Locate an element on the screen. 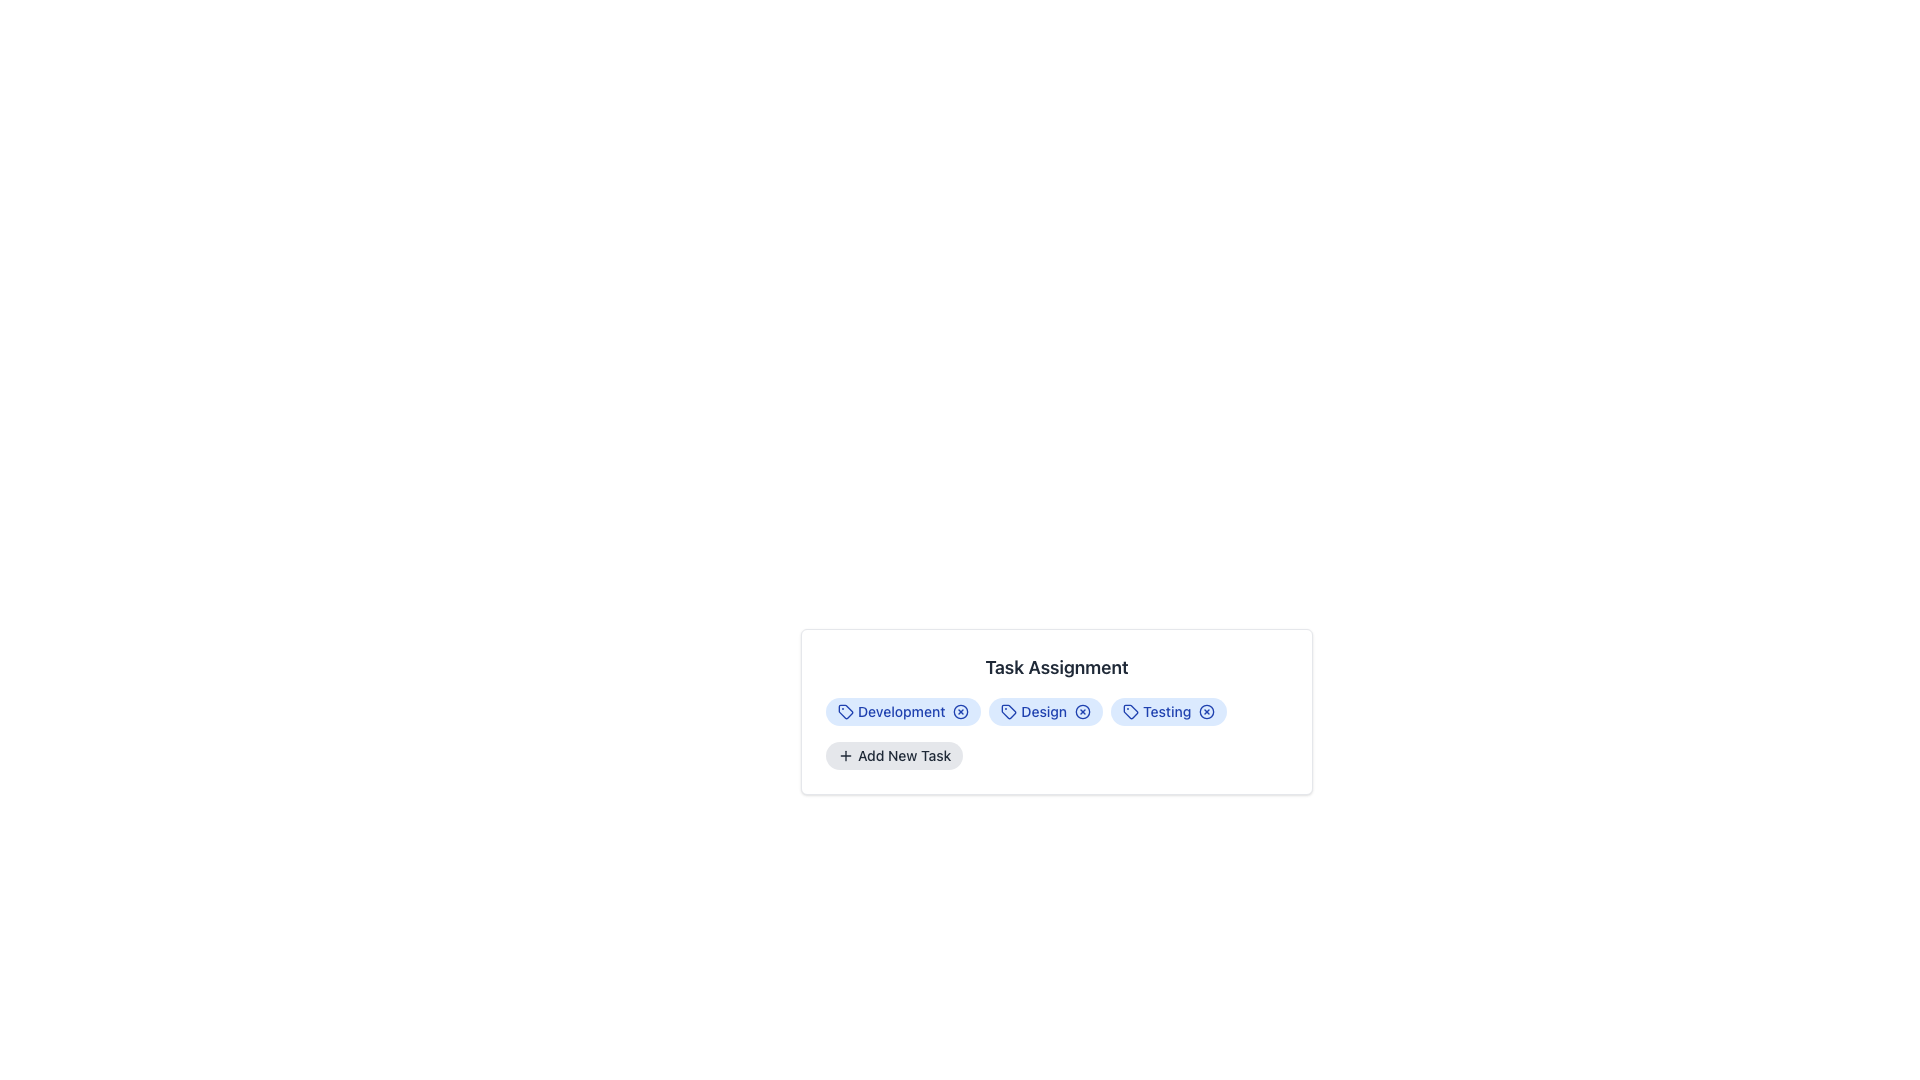 The image size is (1920, 1080). the circle element located at the right edge of the 'Development' tag, which is part of the tag layout under the 'Task Assignment' header is located at coordinates (961, 711).